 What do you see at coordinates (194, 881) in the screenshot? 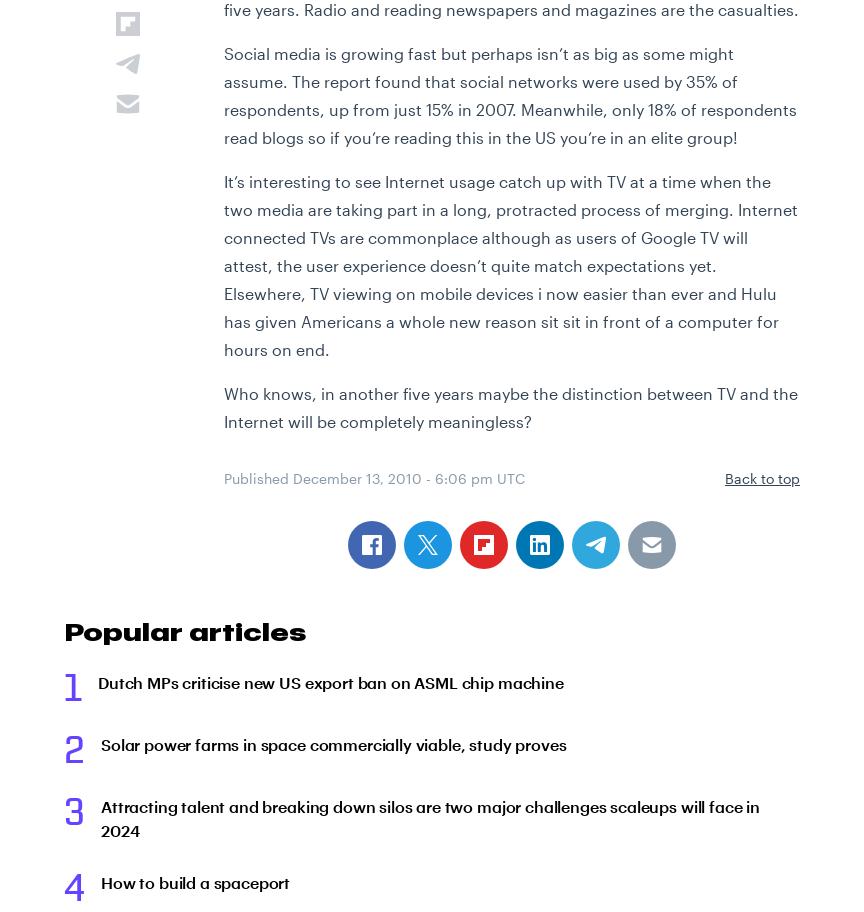
I see `'How to build a spaceport'` at bounding box center [194, 881].